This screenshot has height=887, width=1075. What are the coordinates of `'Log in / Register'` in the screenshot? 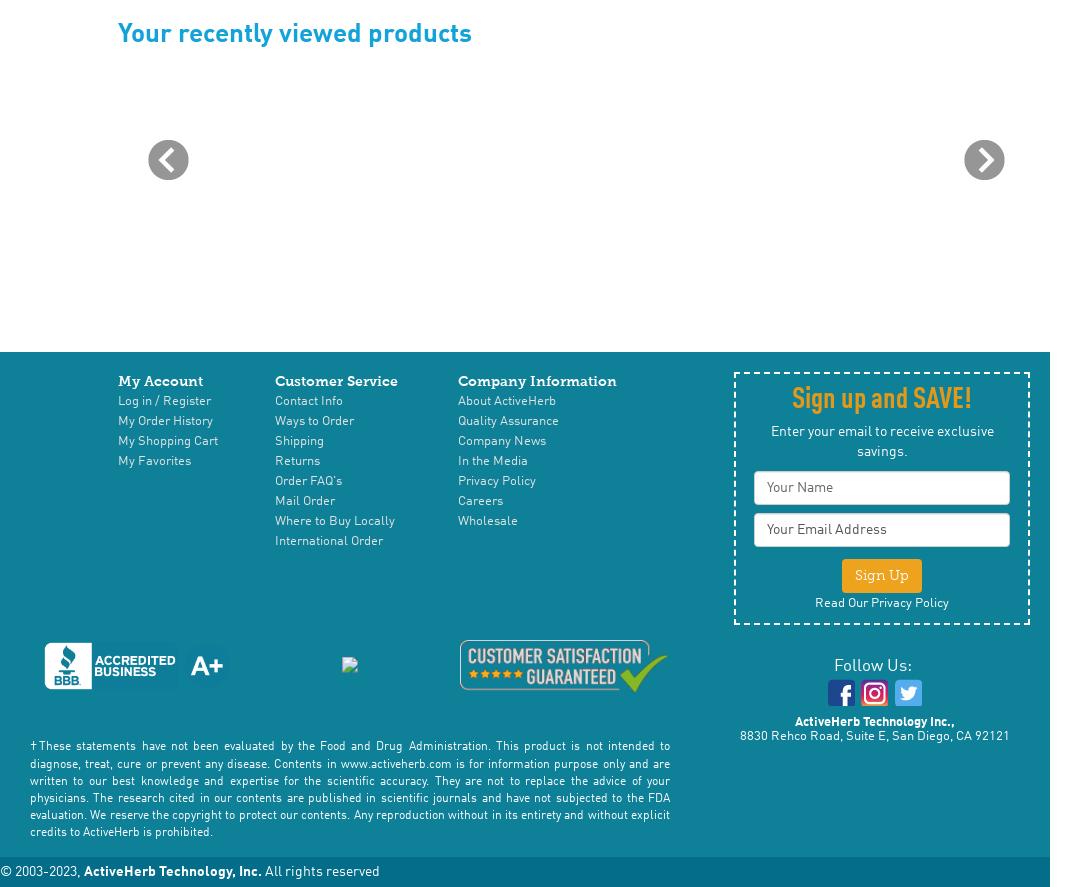 It's located at (163, 401).